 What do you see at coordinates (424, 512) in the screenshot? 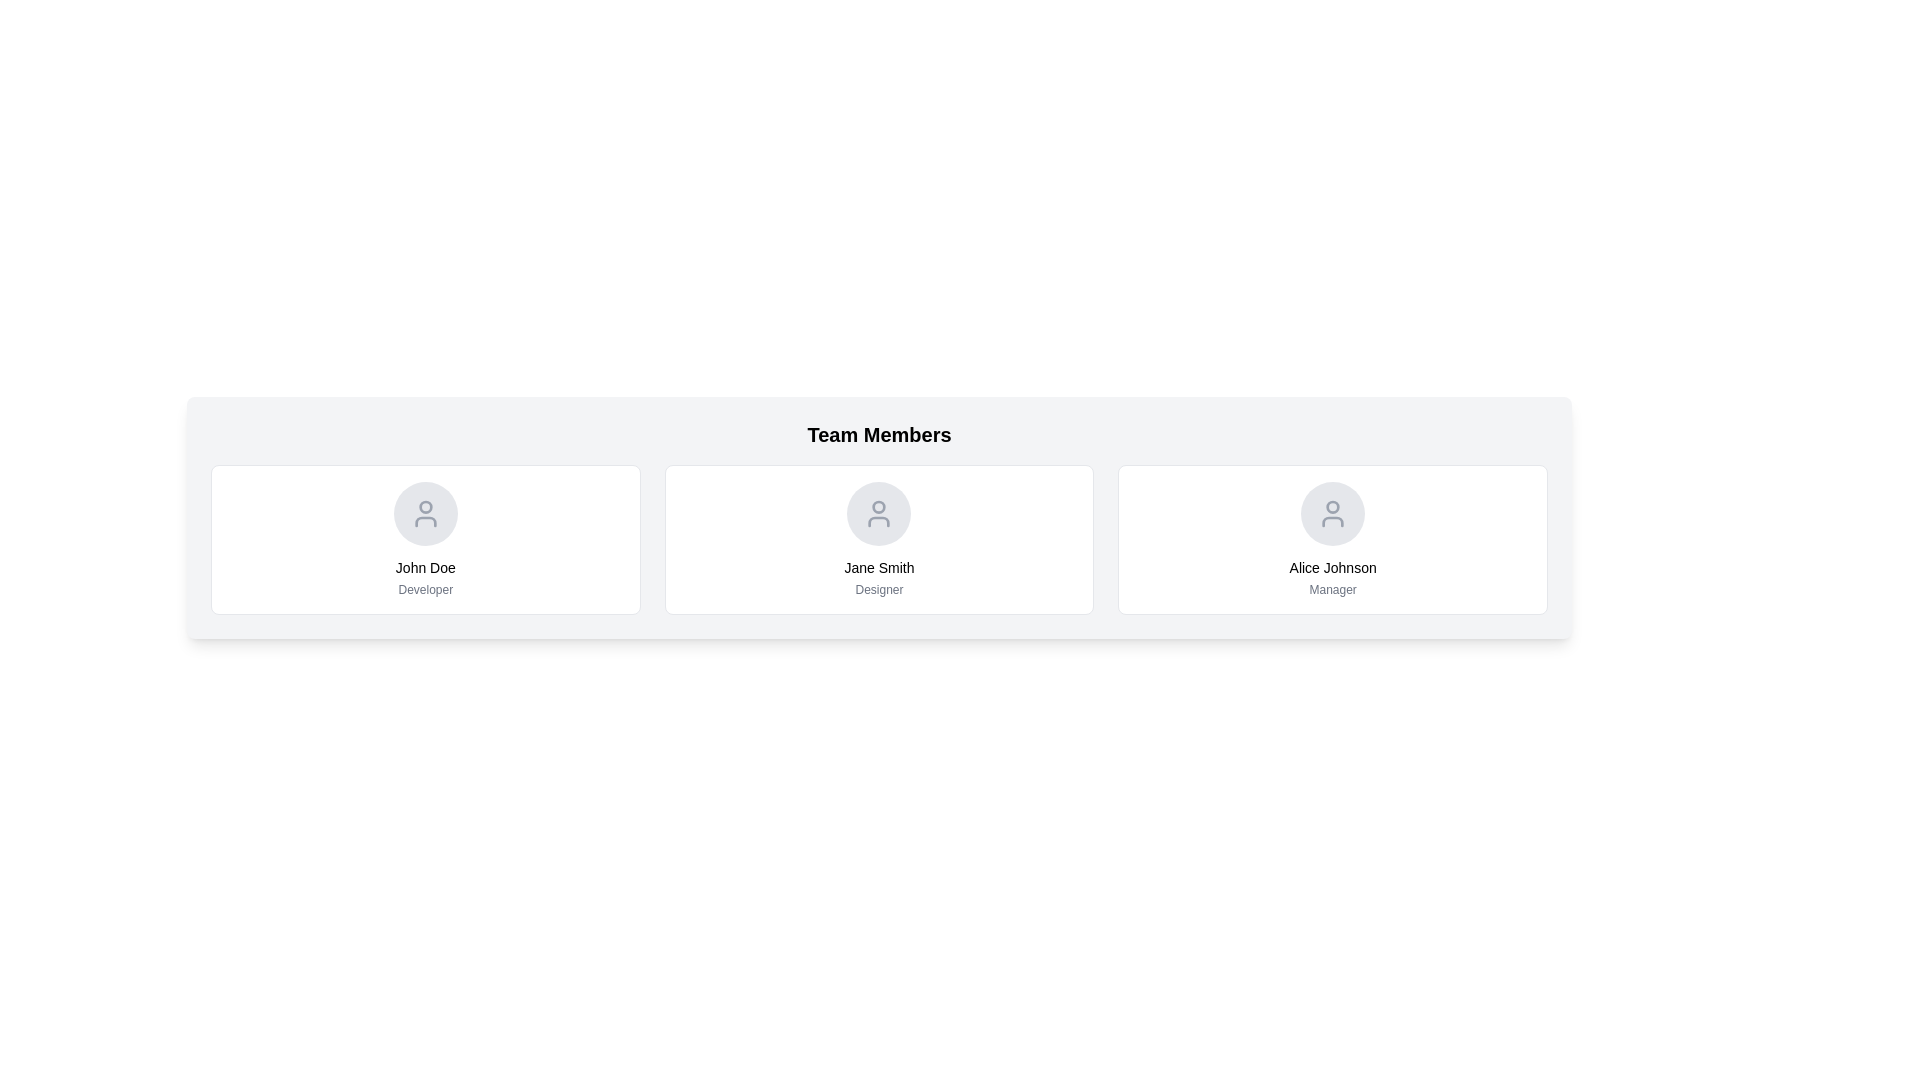
I see `the user silhouette icon located in the 'Team Members' section, which is styled with a grey color and rounded edges` at bounding box center [424, 512].